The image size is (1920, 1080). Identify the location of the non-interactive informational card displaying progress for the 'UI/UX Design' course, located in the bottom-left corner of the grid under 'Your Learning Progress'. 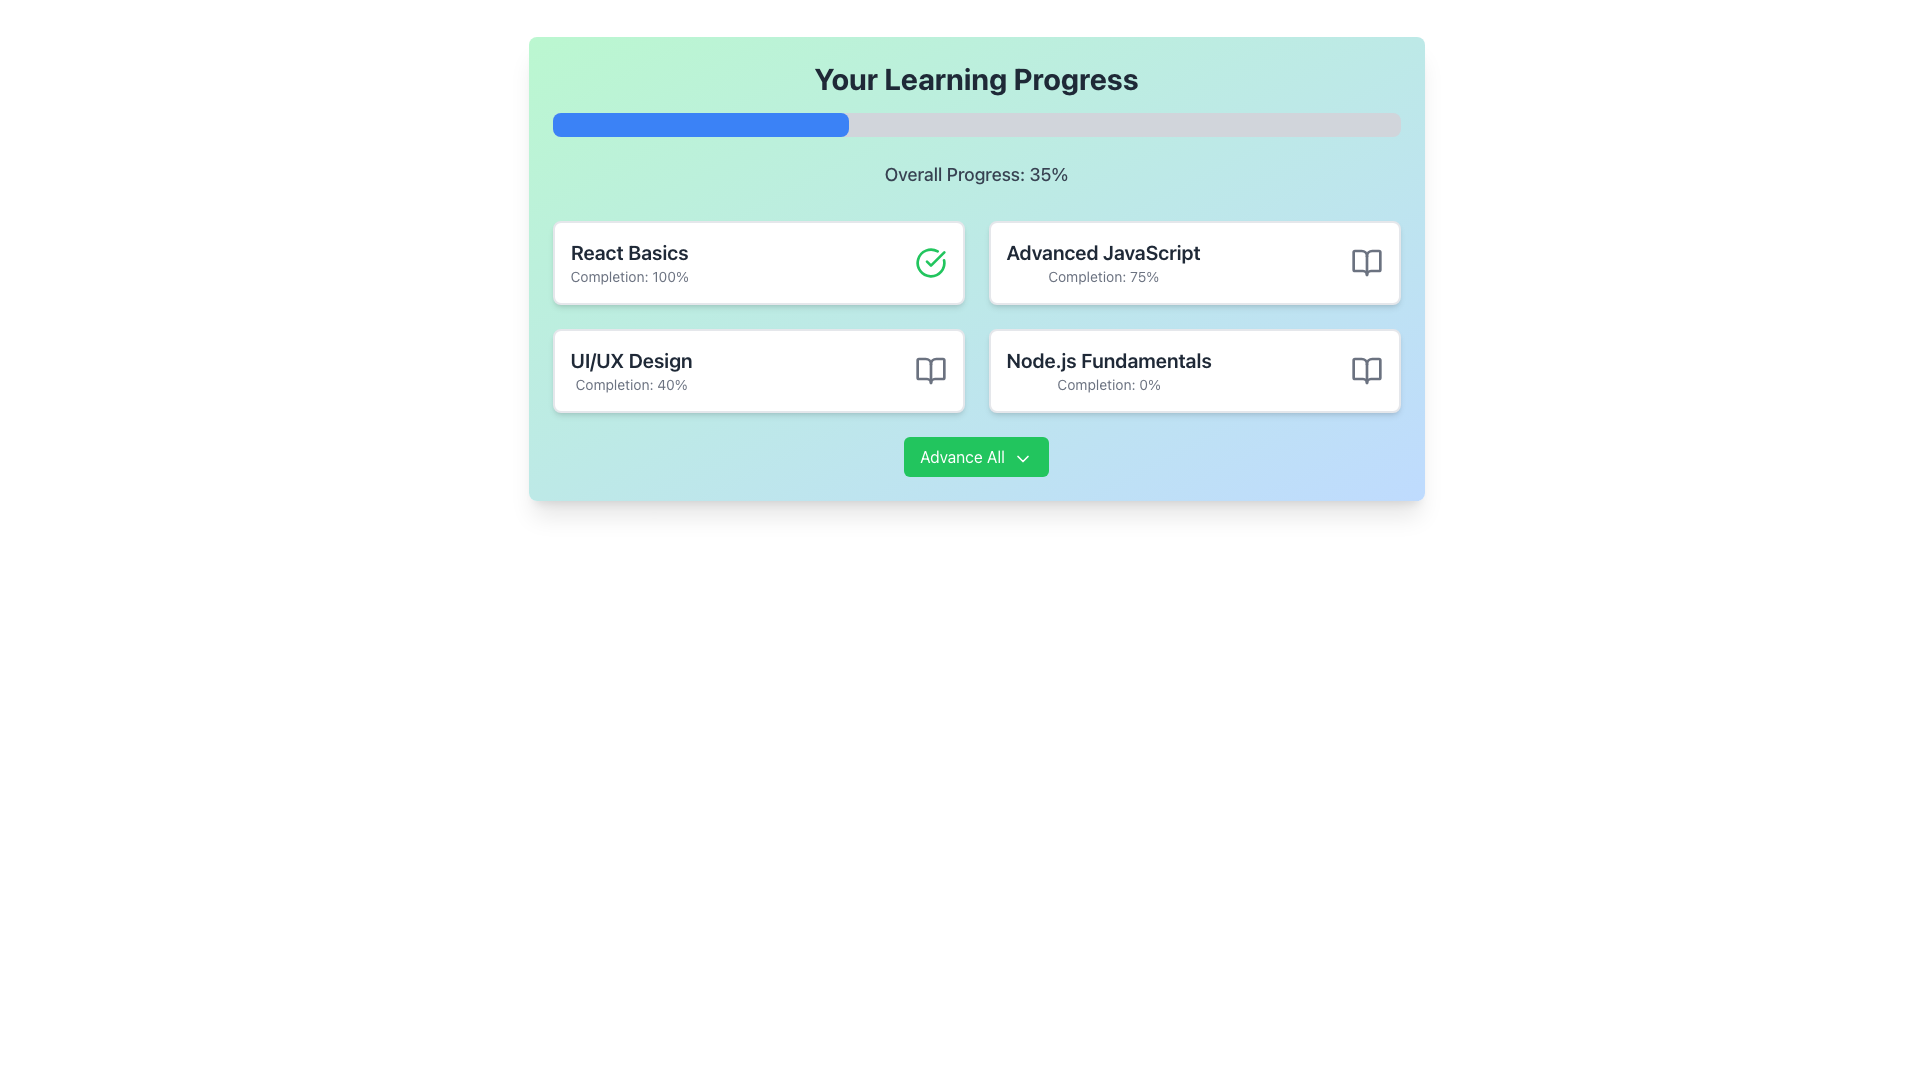
(757, 370).